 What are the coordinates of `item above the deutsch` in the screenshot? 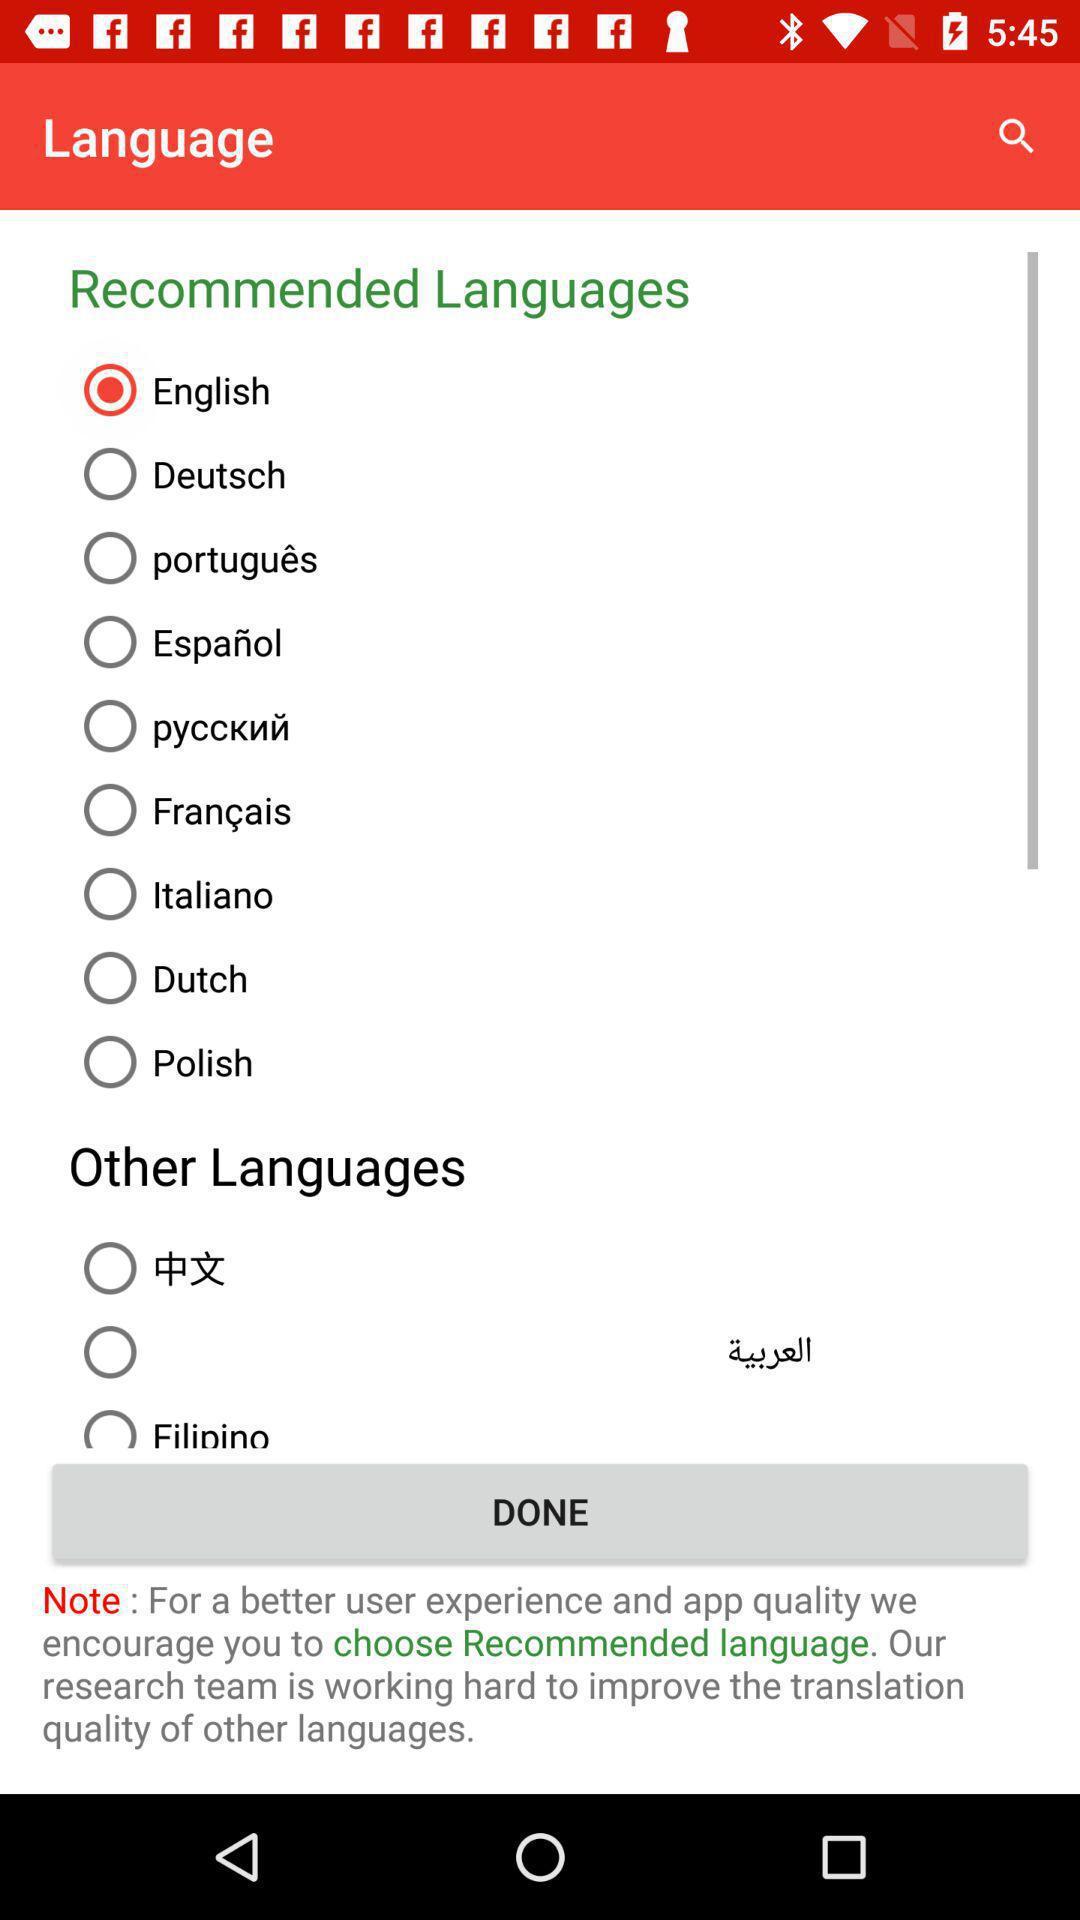 It's located at (553, 389).